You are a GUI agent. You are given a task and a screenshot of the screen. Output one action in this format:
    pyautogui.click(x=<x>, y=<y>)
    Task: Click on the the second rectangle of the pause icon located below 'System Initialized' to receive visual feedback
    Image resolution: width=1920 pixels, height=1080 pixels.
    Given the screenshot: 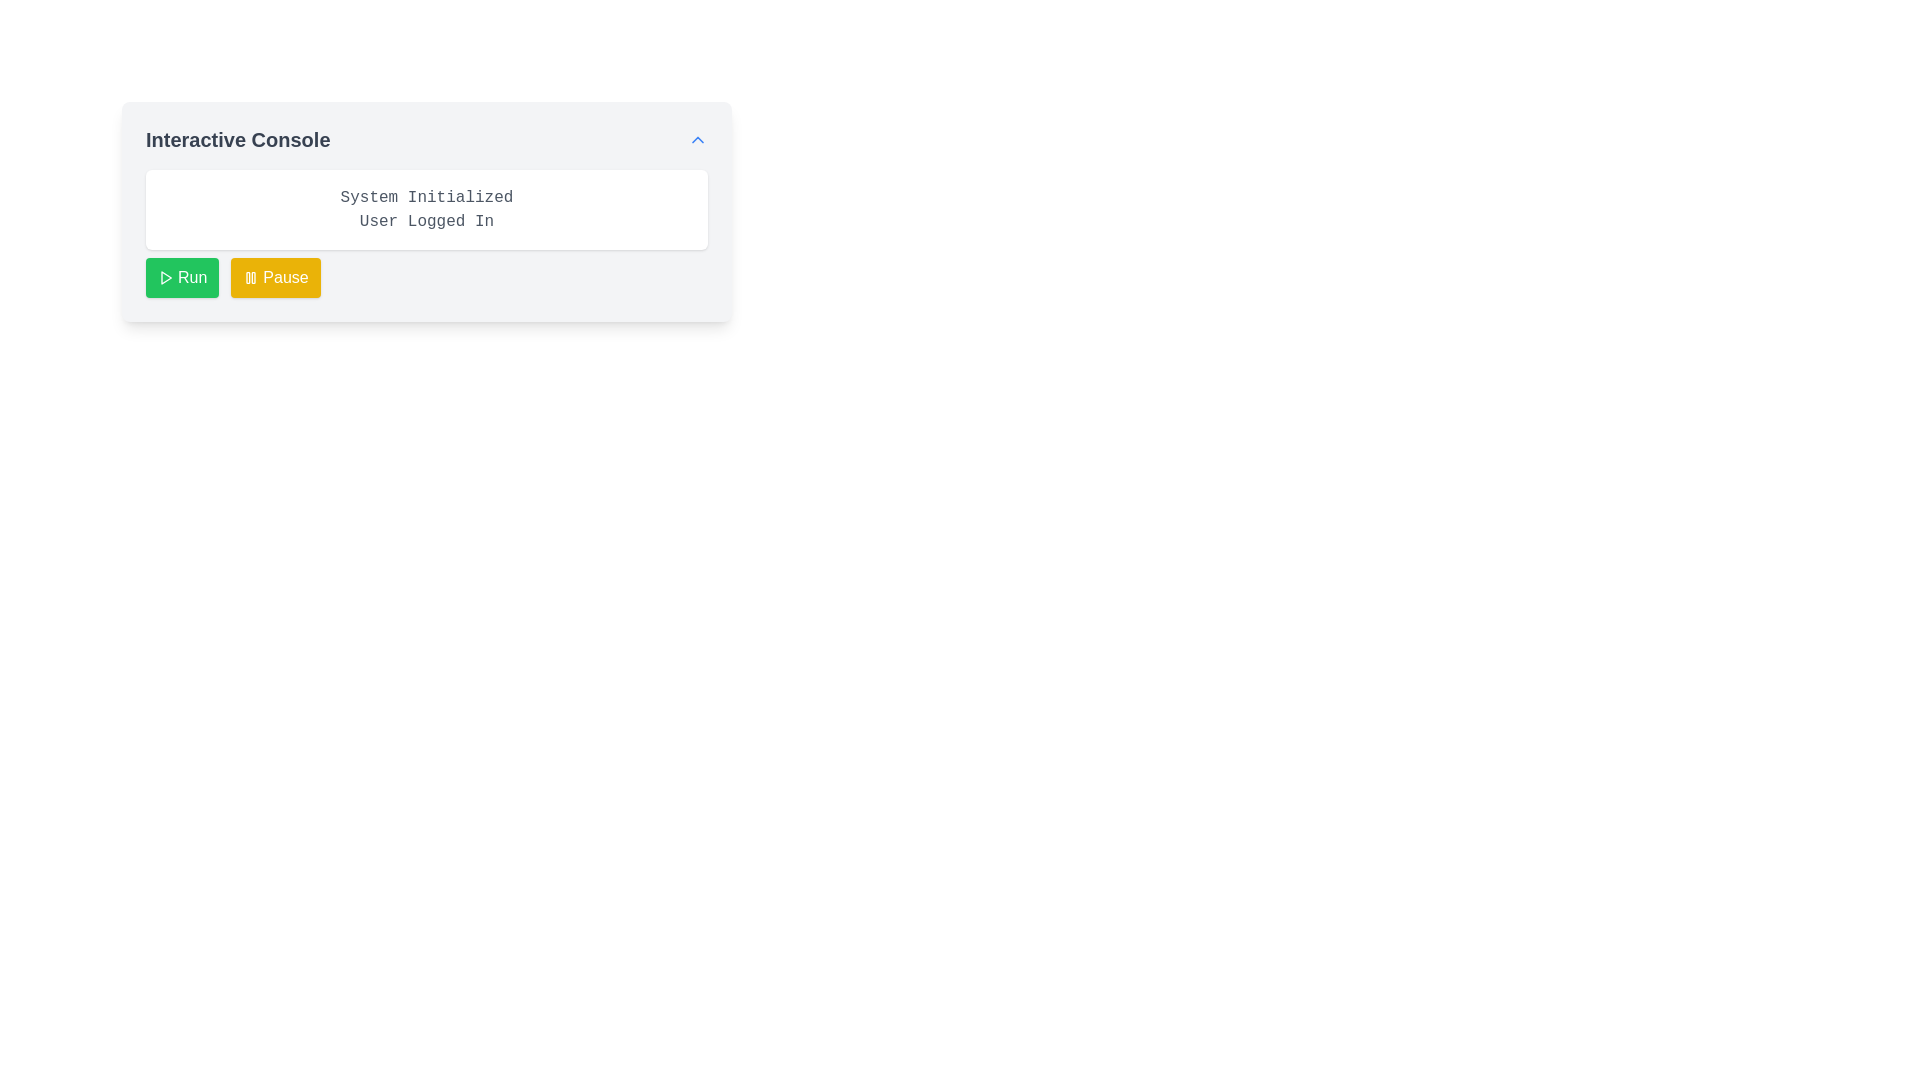 What is the action you would take?
    pyautogui.click(x=253, y=277)
    